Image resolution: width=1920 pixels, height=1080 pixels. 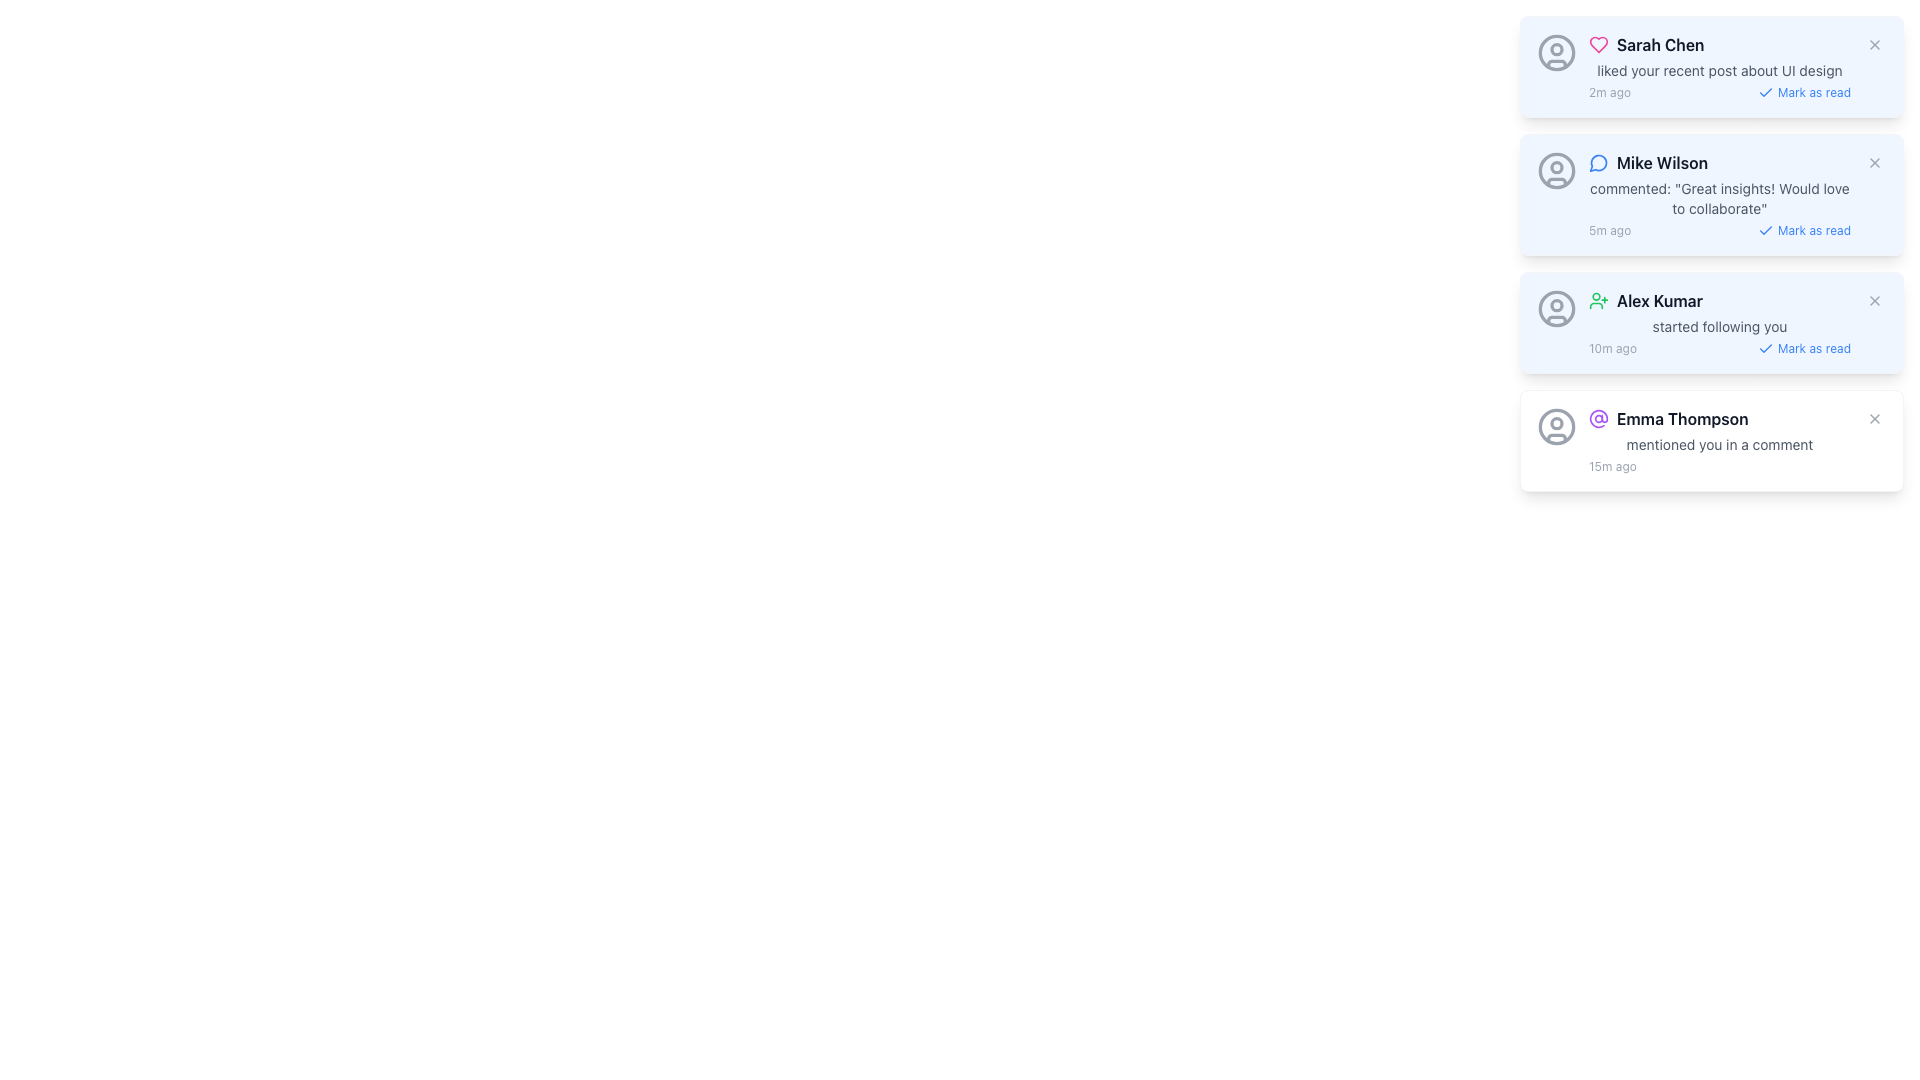 What do you see at coordinates (1718, 418) in the screenshot?
I see `text label 'Emma Thompson' which is styled in bold and accompanied by a purple '@' icon, located at the top left of a notification card before the message 'mentioned you in a comment'` at bounding box center [1718, 418].